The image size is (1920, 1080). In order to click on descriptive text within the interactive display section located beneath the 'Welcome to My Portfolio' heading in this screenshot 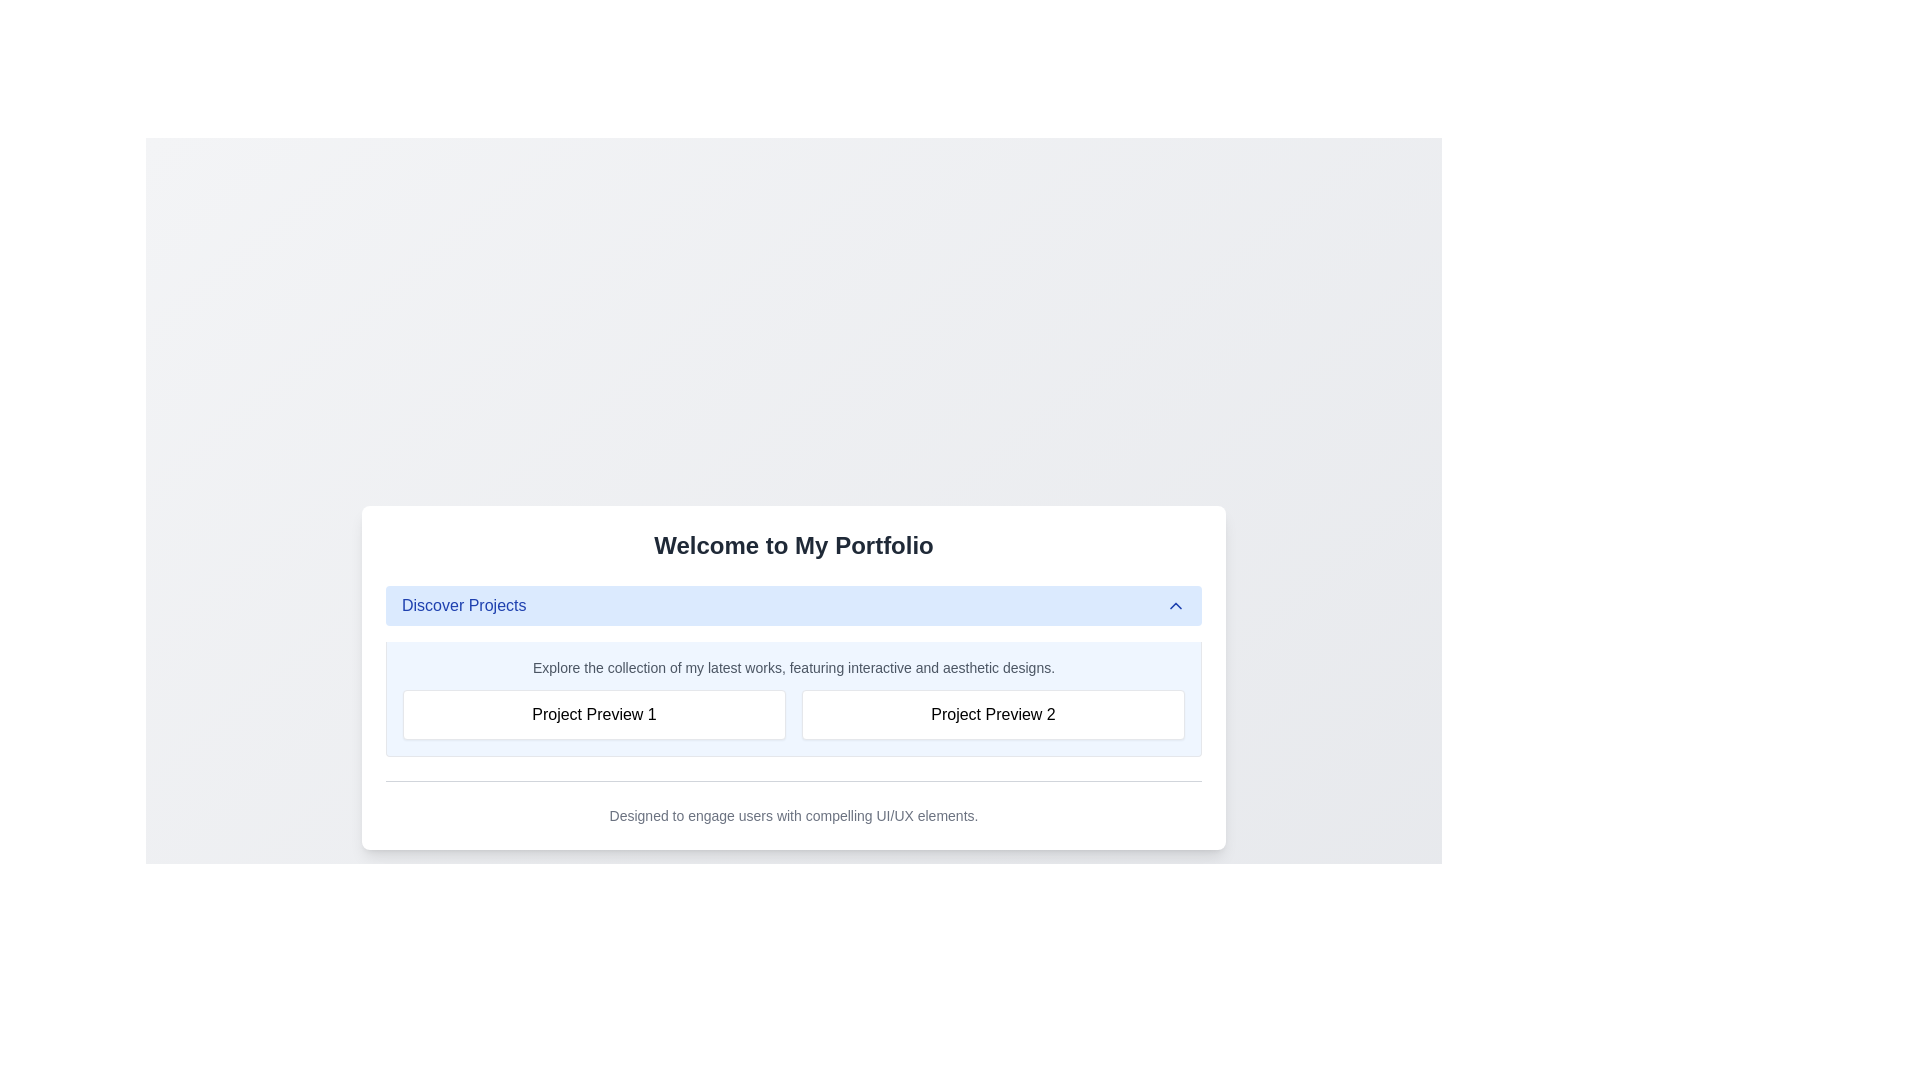, I will do `click(792, 671)`.